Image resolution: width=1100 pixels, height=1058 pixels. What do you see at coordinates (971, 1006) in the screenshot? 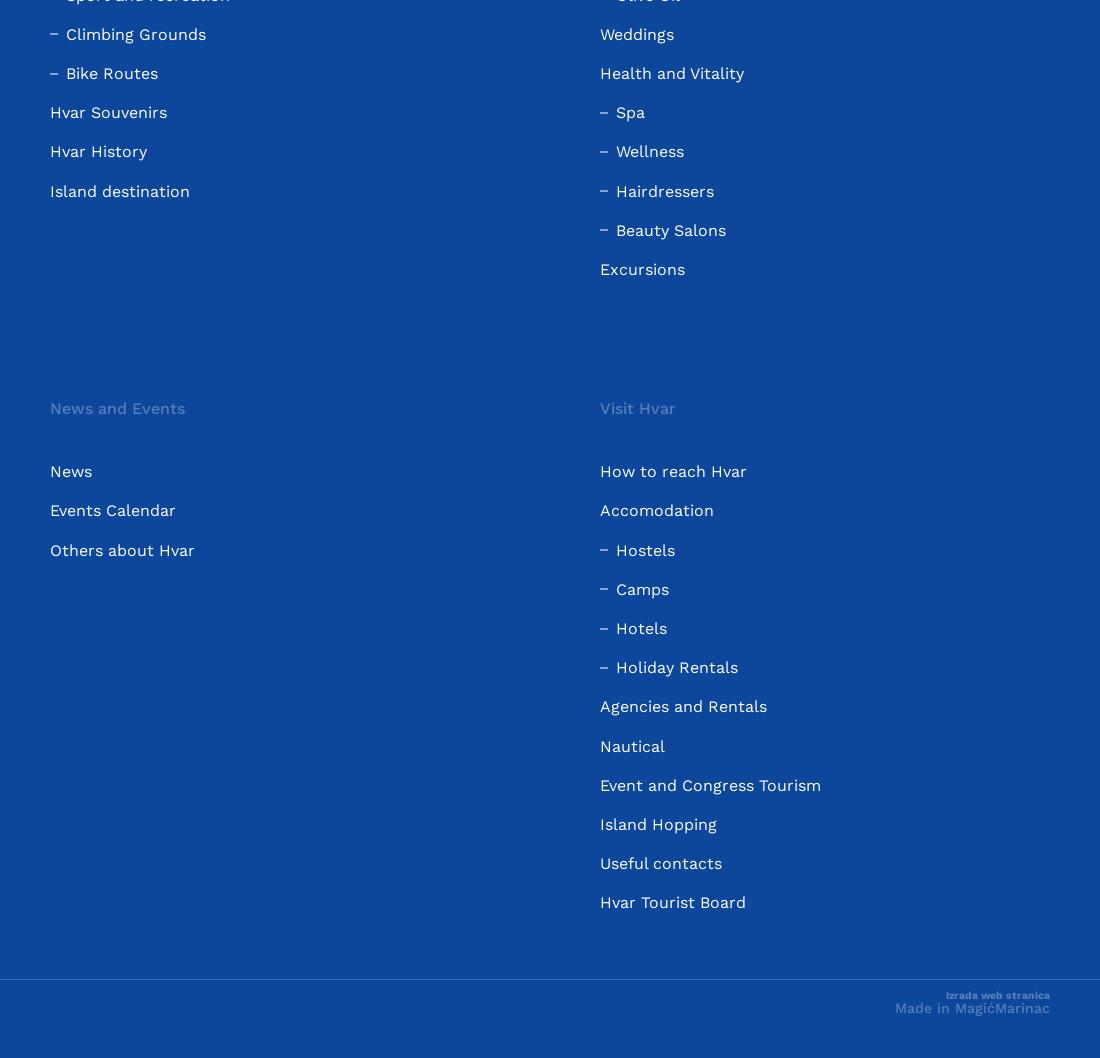
I see `'Made in MagićMarinac'` at bounding box center [971, 1006].